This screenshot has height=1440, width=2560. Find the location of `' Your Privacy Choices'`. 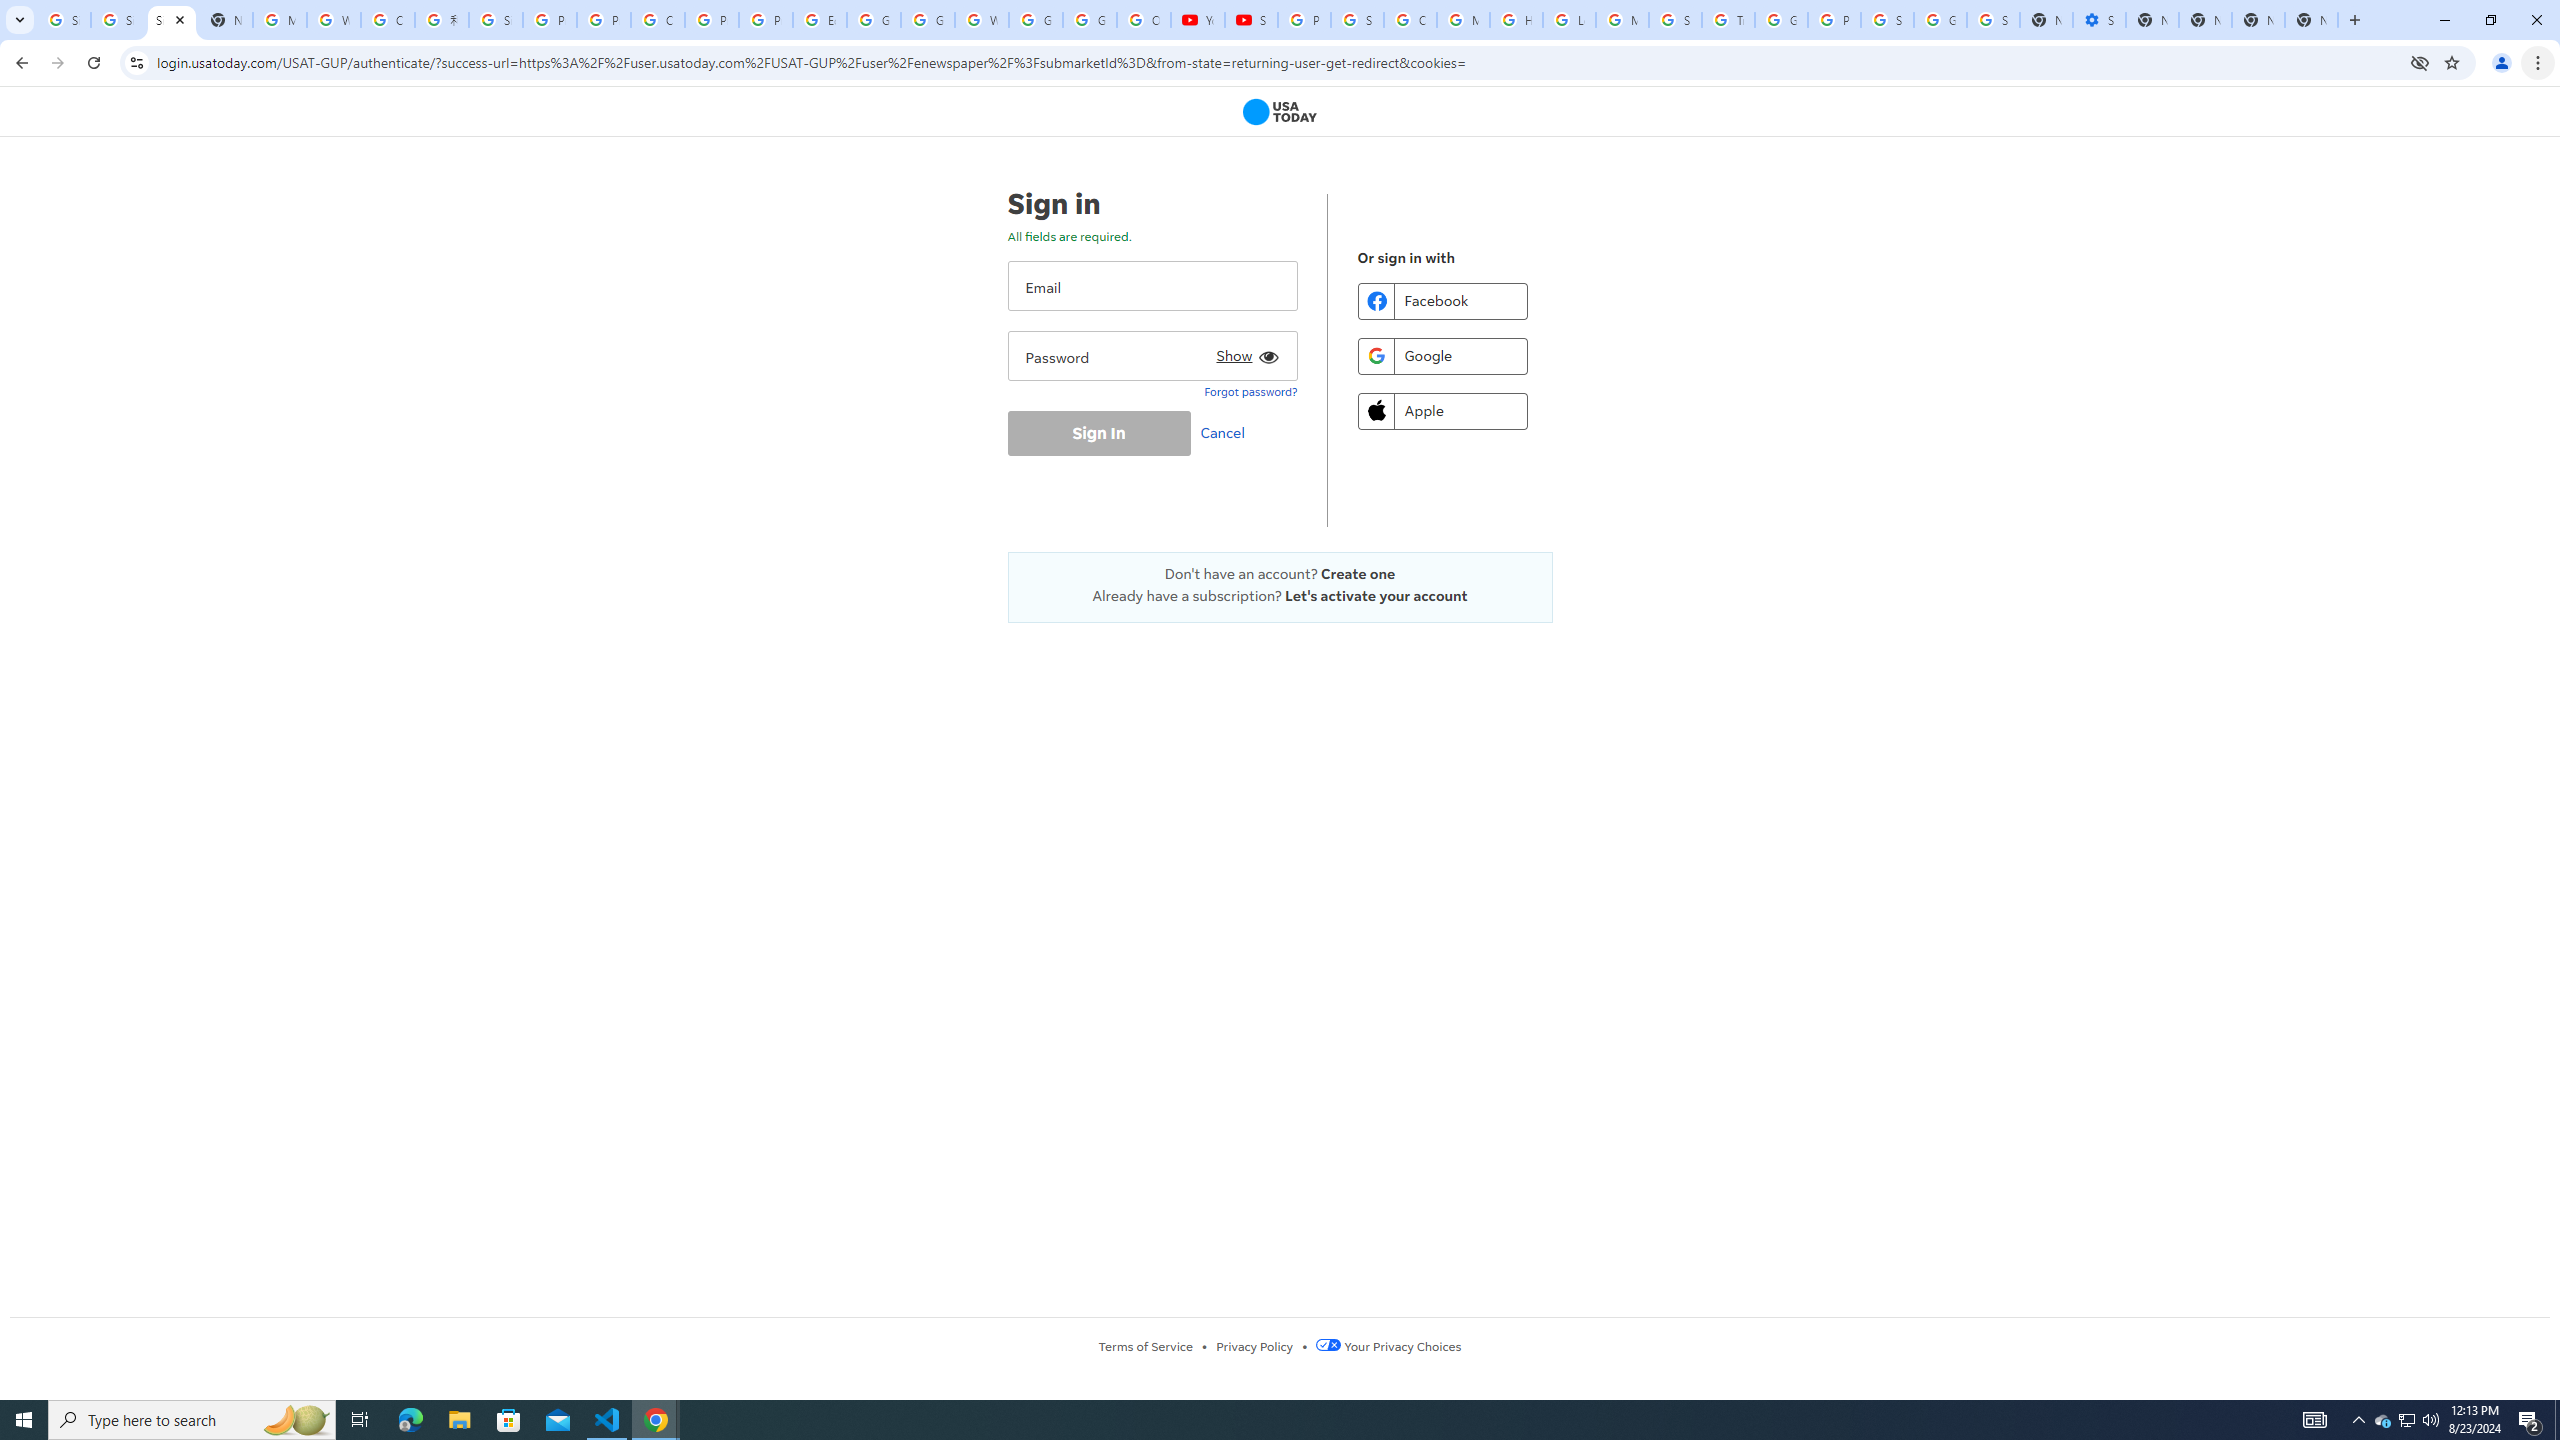

' Your Privacy Choices' is located at coordinates (1387, 1345).